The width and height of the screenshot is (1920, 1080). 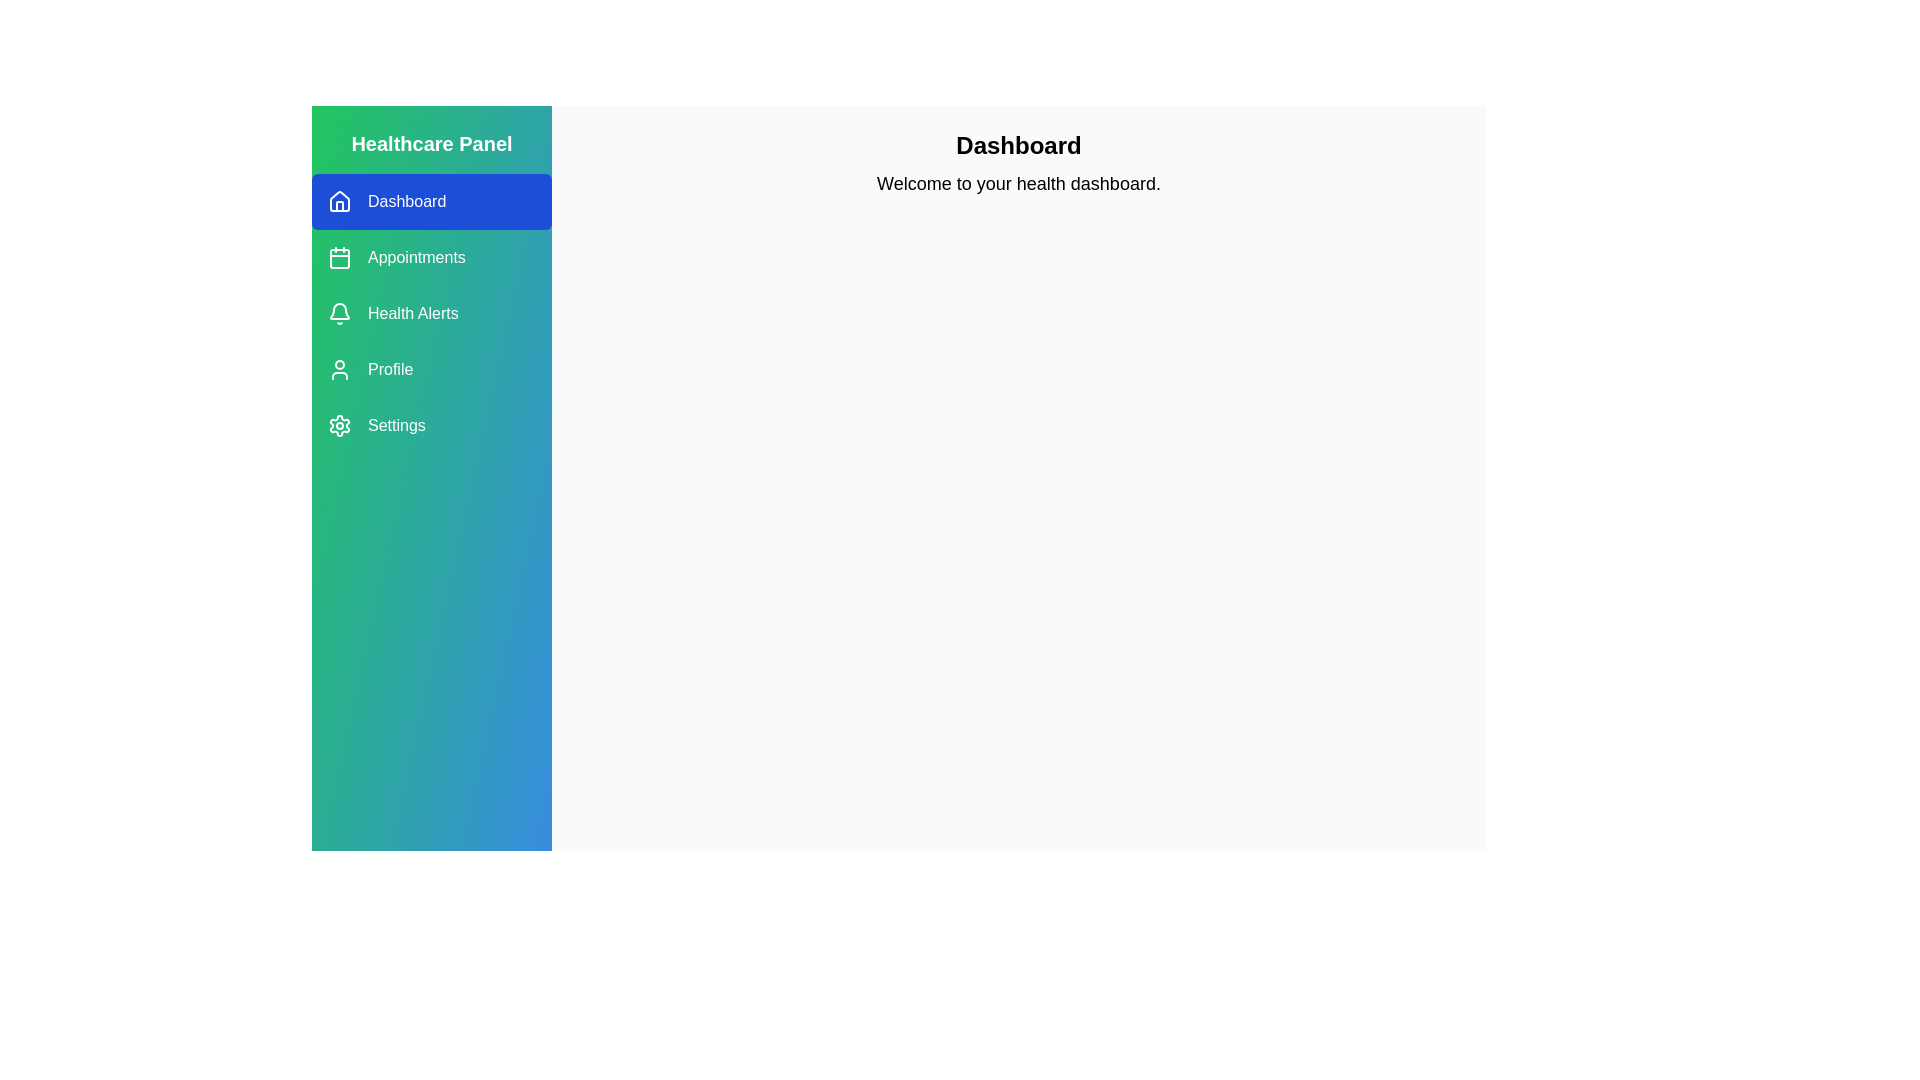 I want to click on the 'Settings' icon located in the vertical navigation menu on the left-hand side of the interface, so click(x=340, y=424).